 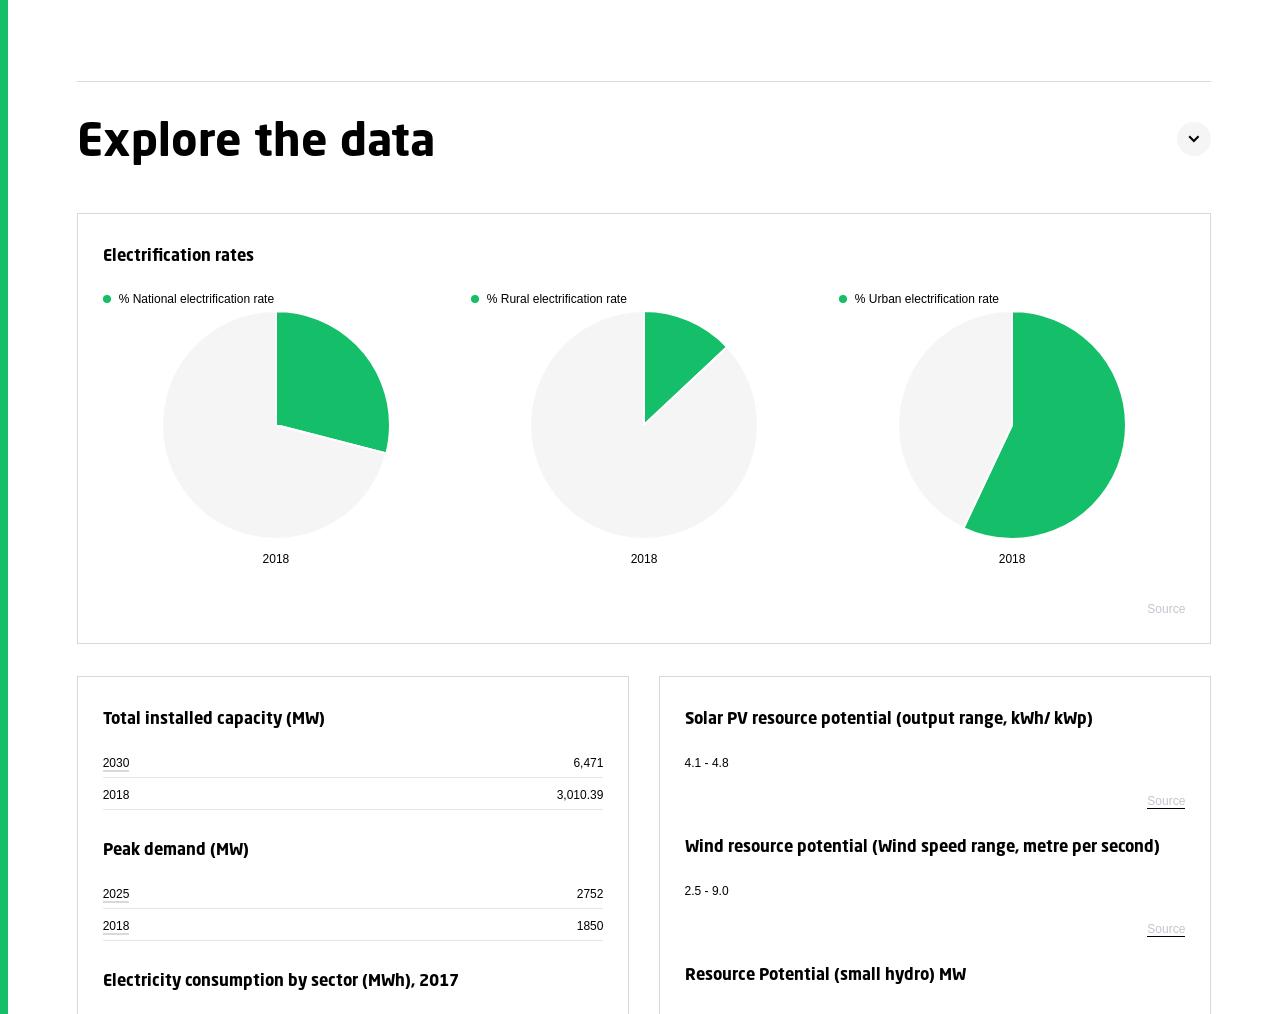 What do you see at coordinates (684, 762) in the screenshot?
I see `'4.1 - 4.8'` at bounding box center [684, 762].